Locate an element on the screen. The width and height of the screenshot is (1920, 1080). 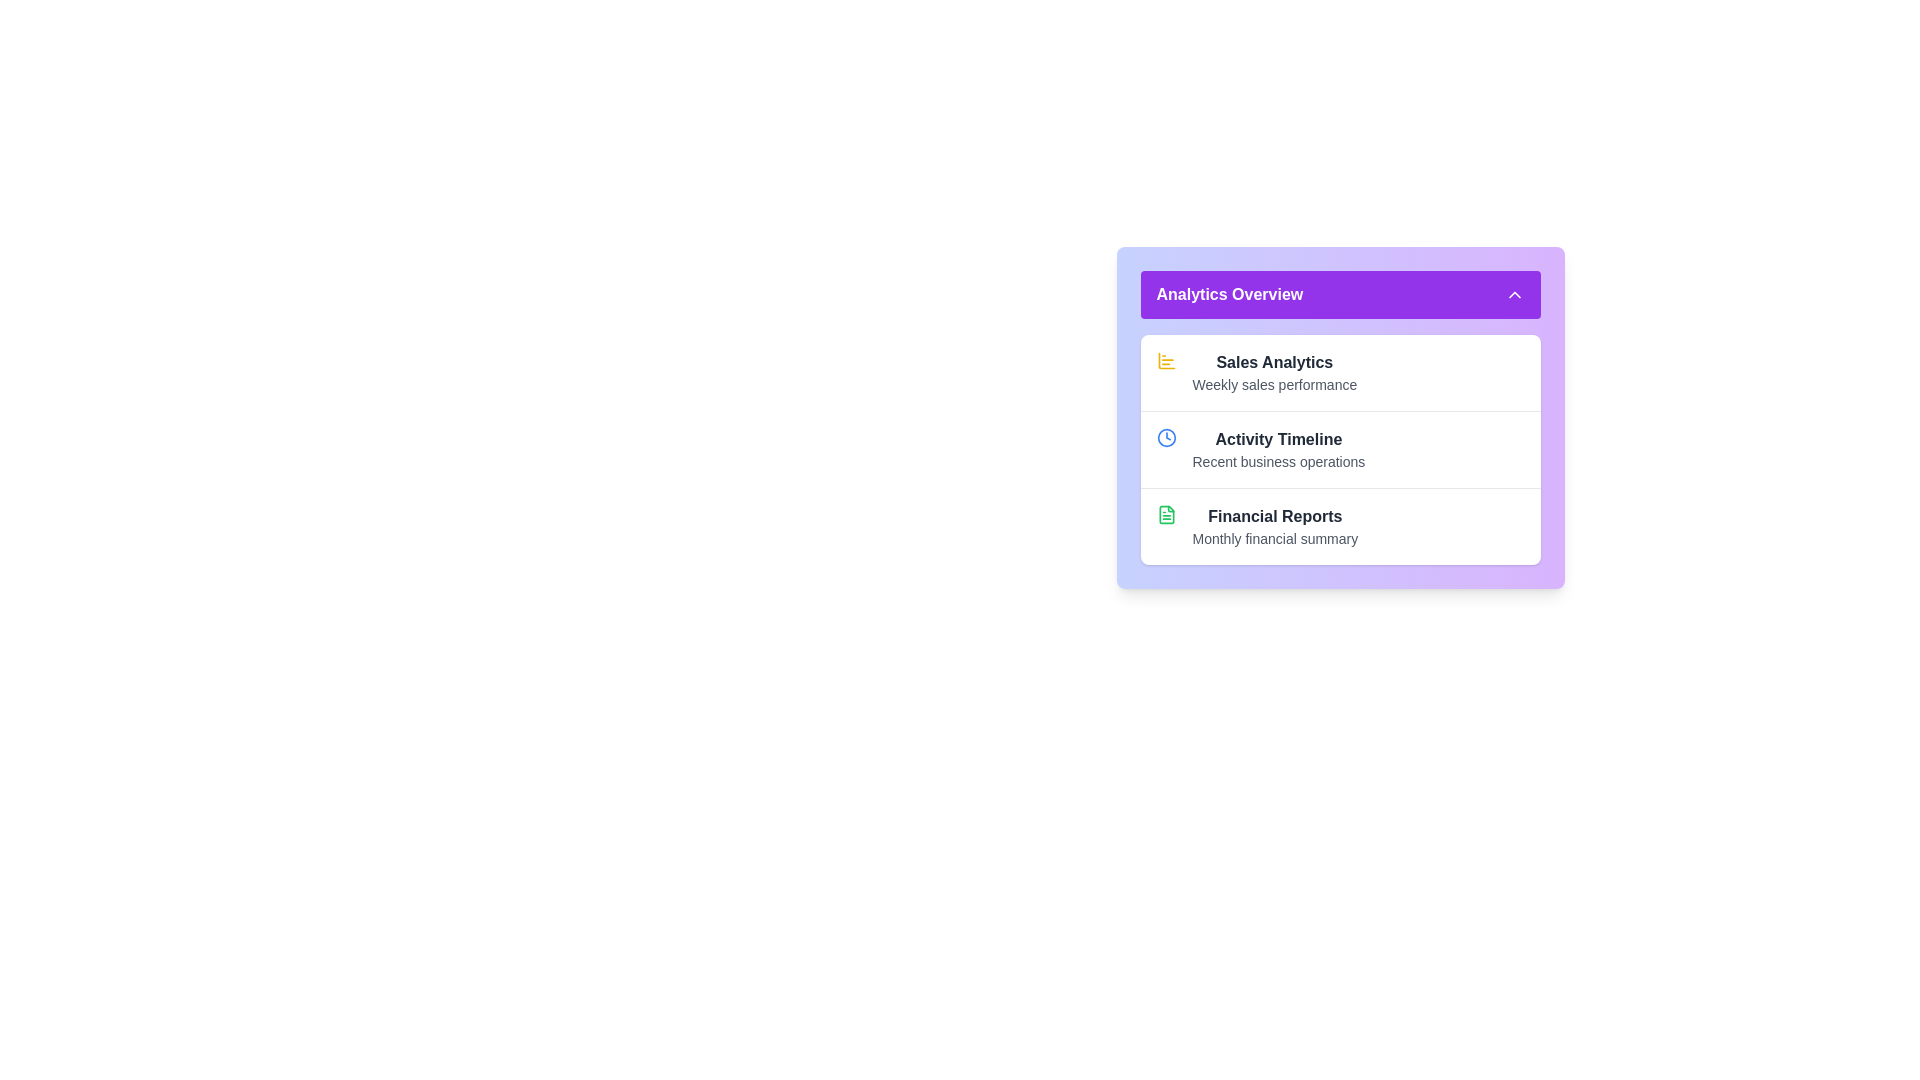
the small green text file icon located next to the 'Financial Reports' label in the 'Analytics Overview' section to observe its tooltip or additional information is located at coordinates (1166, 514).